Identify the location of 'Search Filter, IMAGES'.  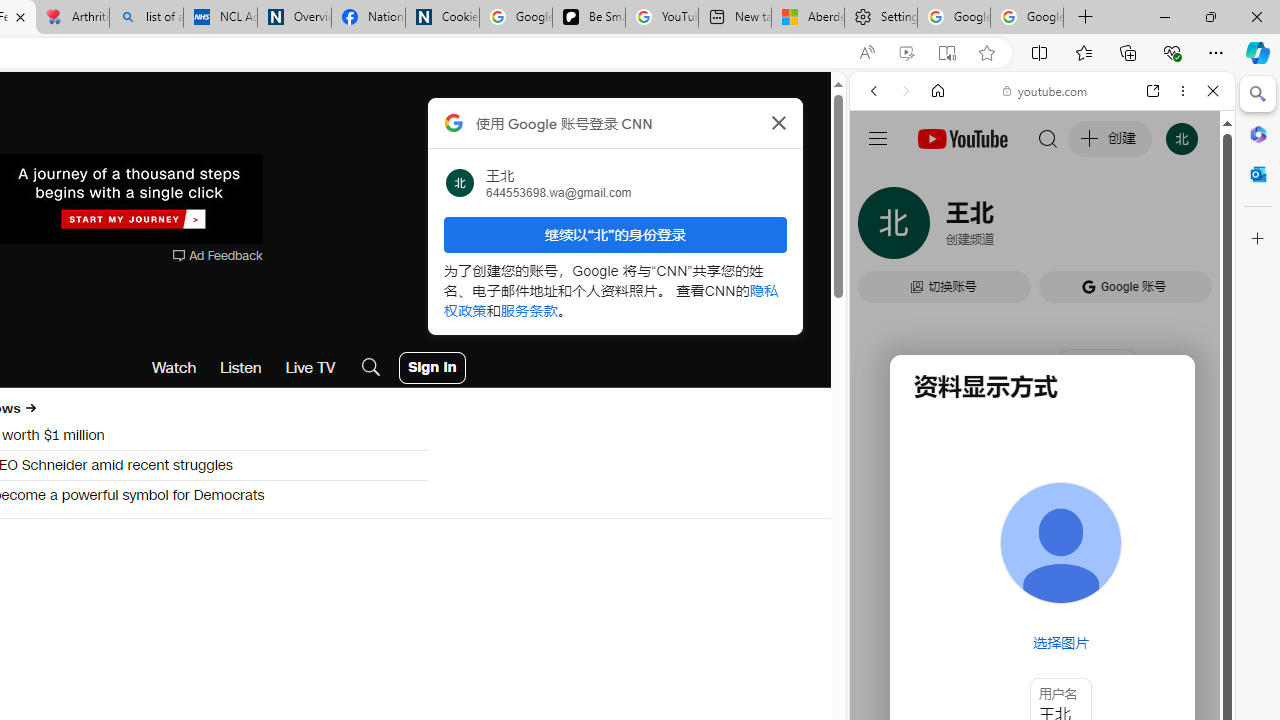
(939, 227).